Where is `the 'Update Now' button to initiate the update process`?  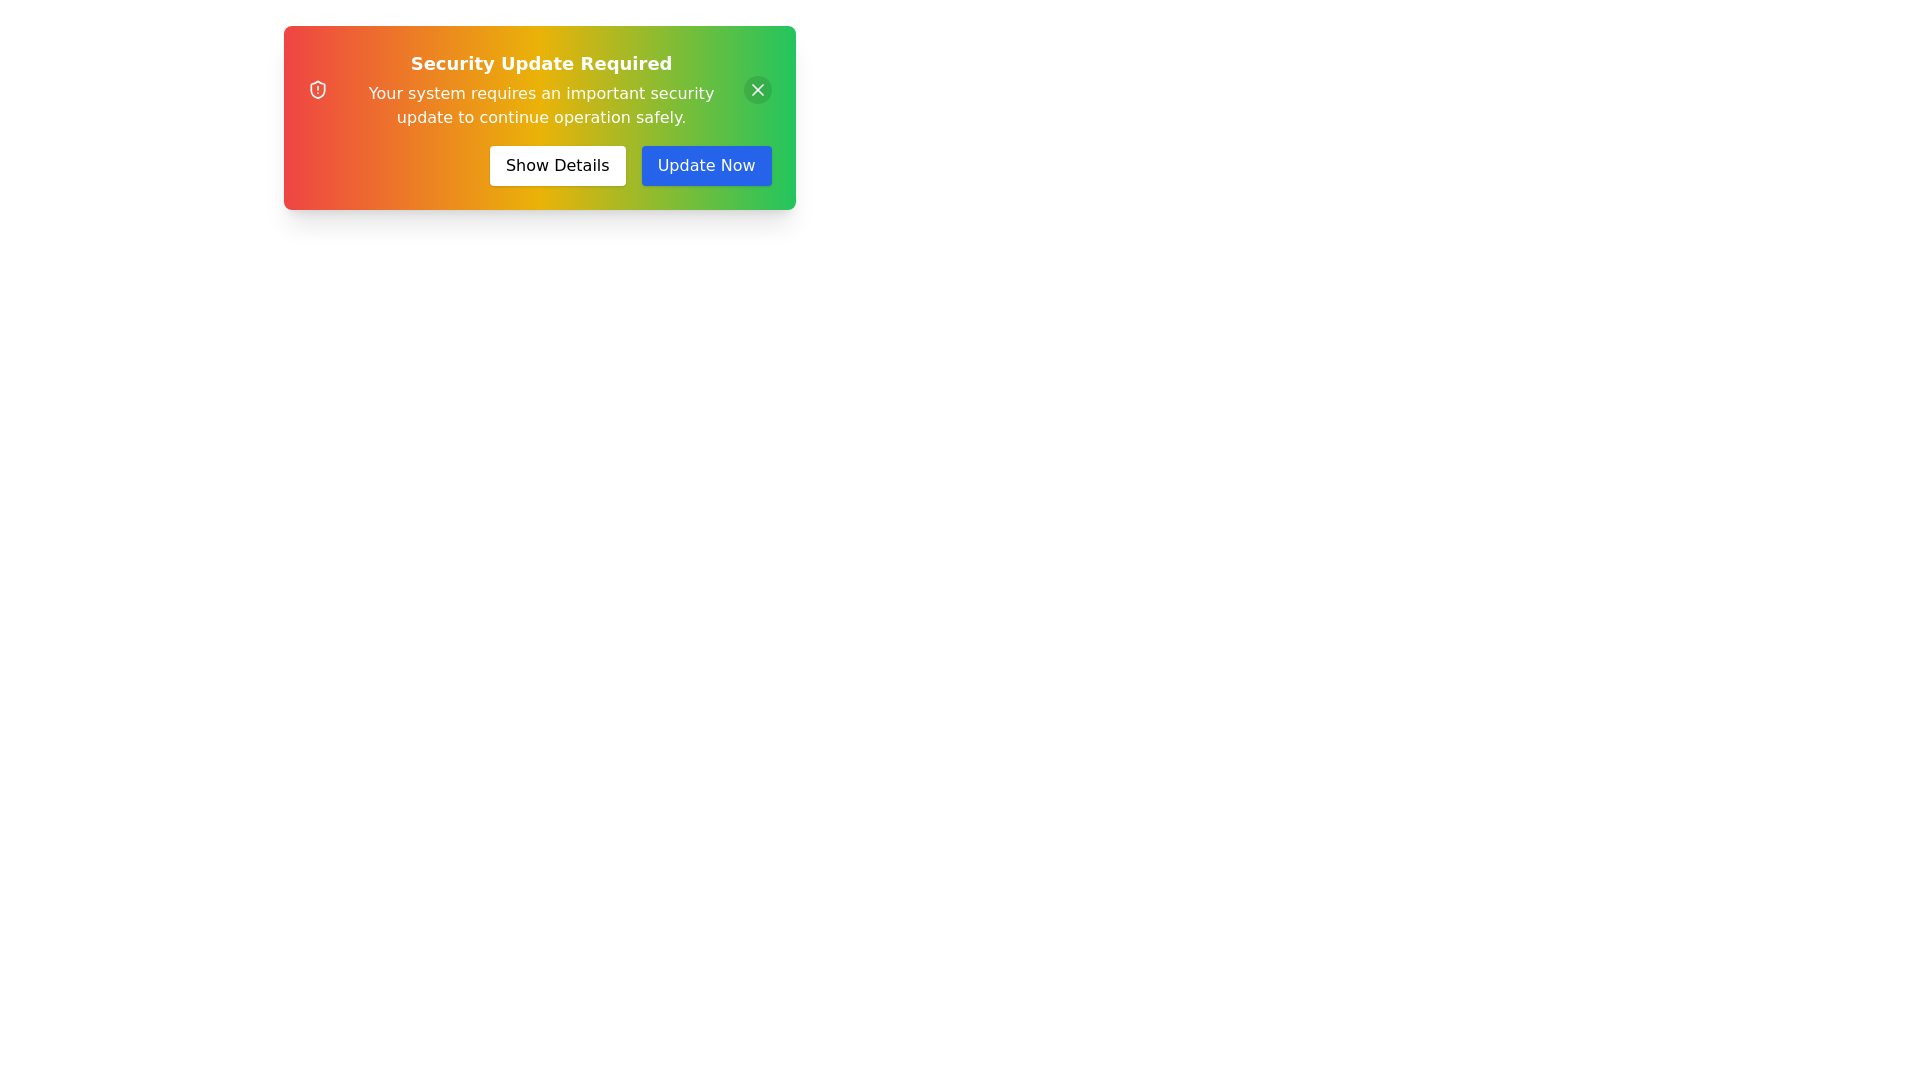
the 'Update Now' button to initiate the update process is located at coordinates (706, 164).